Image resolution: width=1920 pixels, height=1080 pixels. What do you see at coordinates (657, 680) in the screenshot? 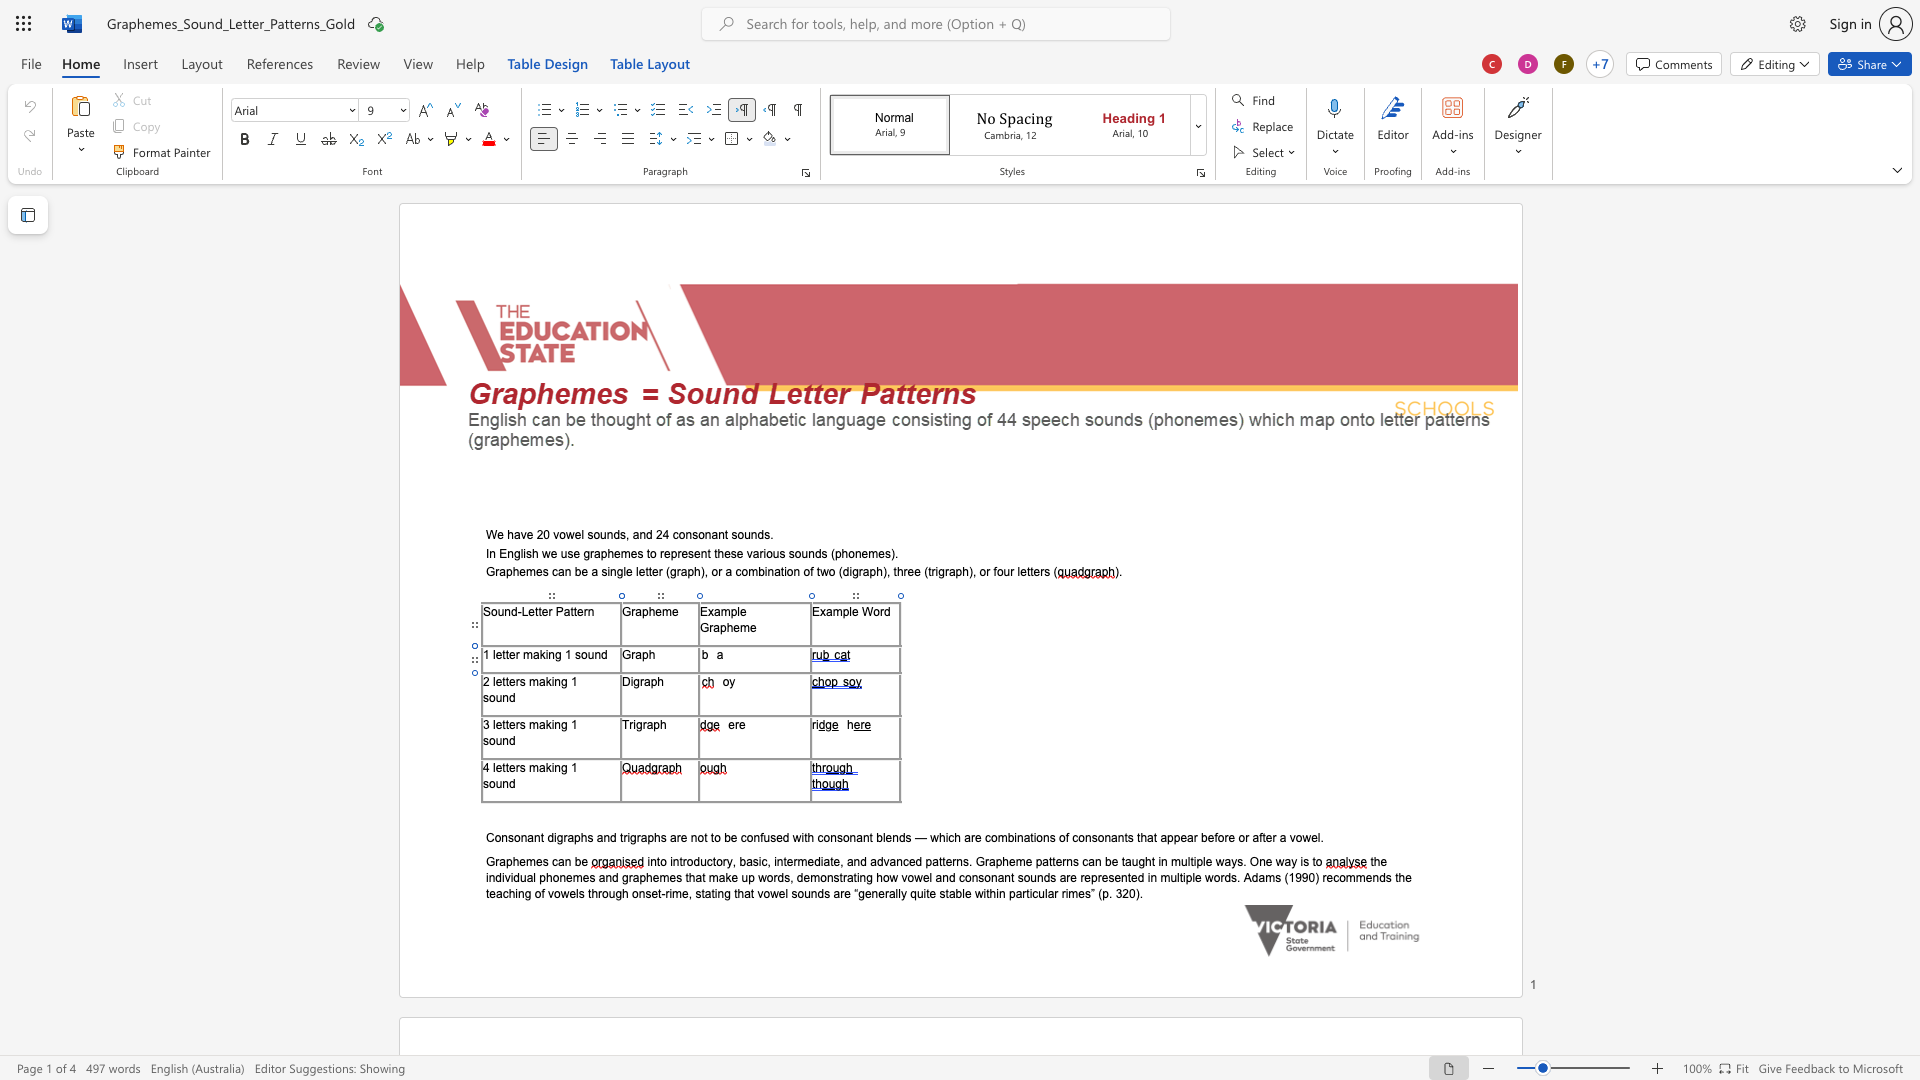
I see `the space between the continuous character "p" and "h" in the text` at bounding box center [657, 680].